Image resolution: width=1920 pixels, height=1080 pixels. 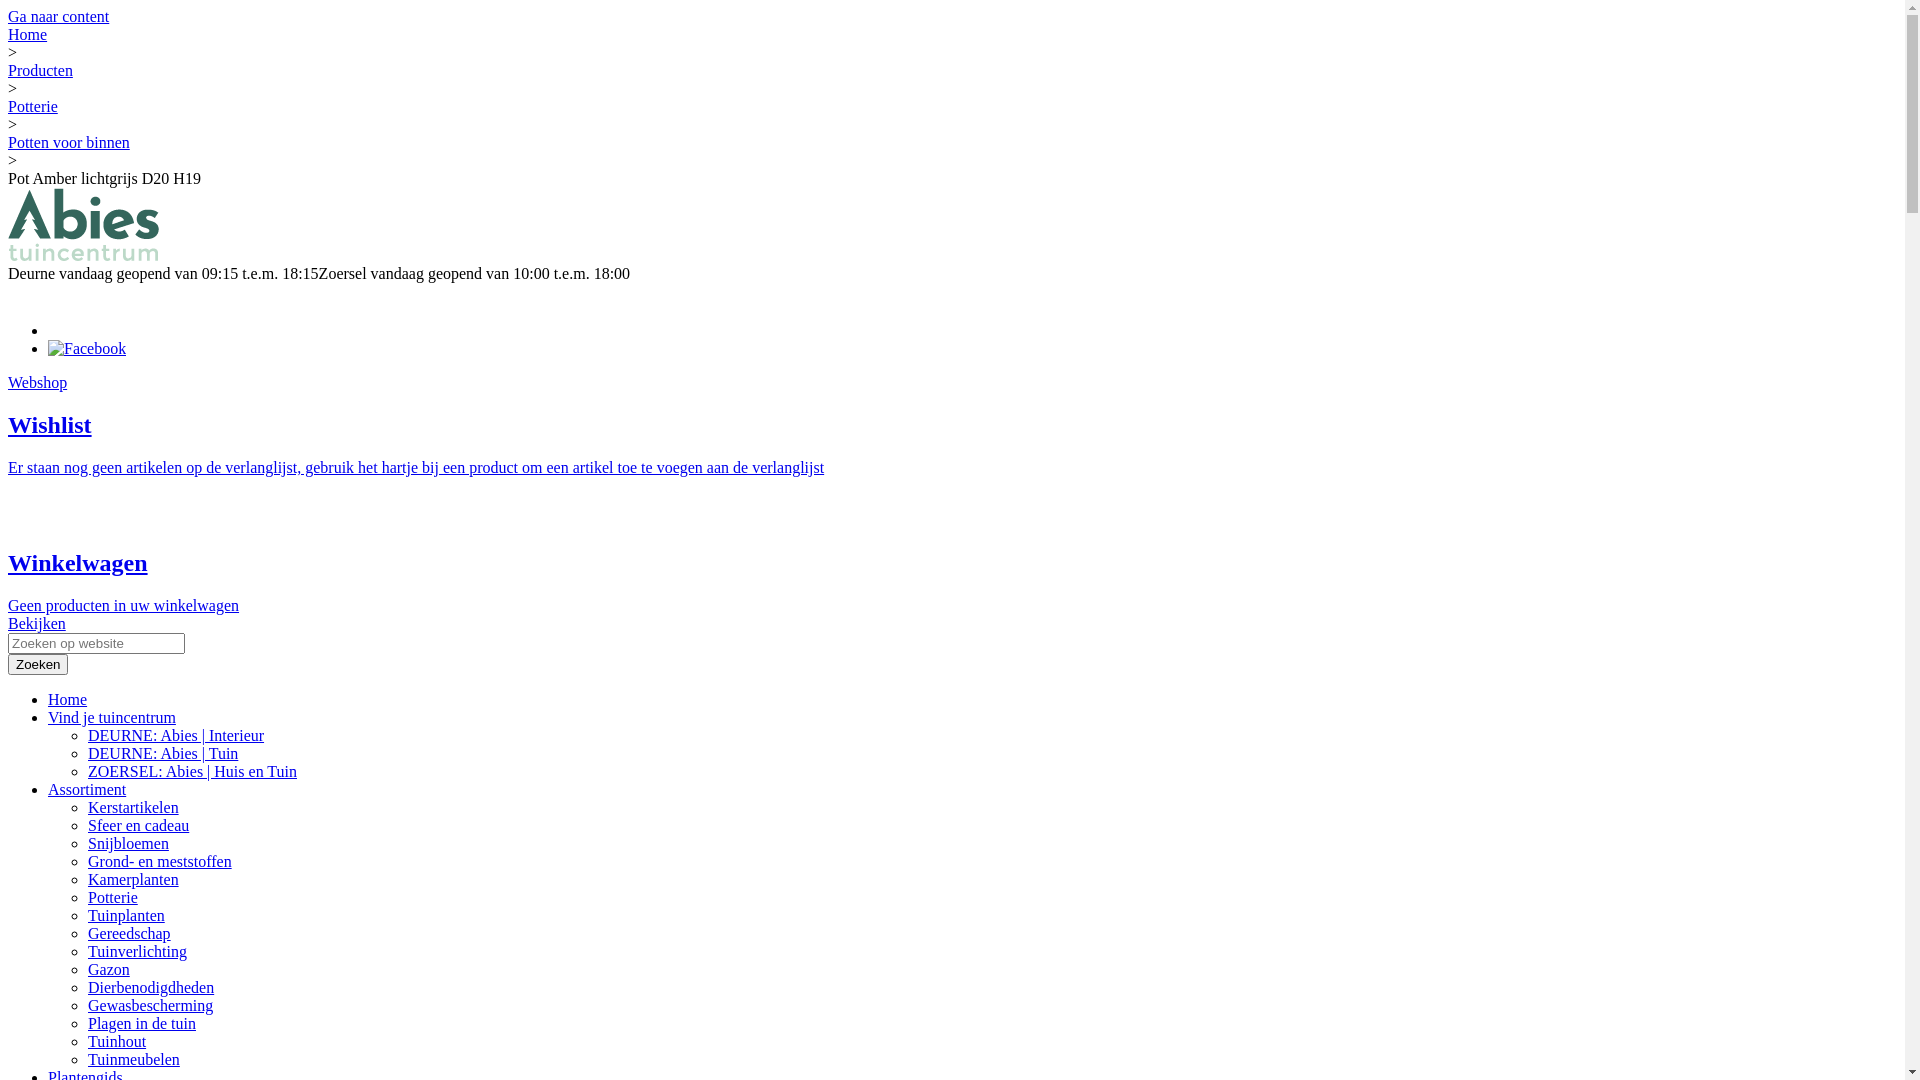 I want to click on 'Producten', so click(x=40, y=69).